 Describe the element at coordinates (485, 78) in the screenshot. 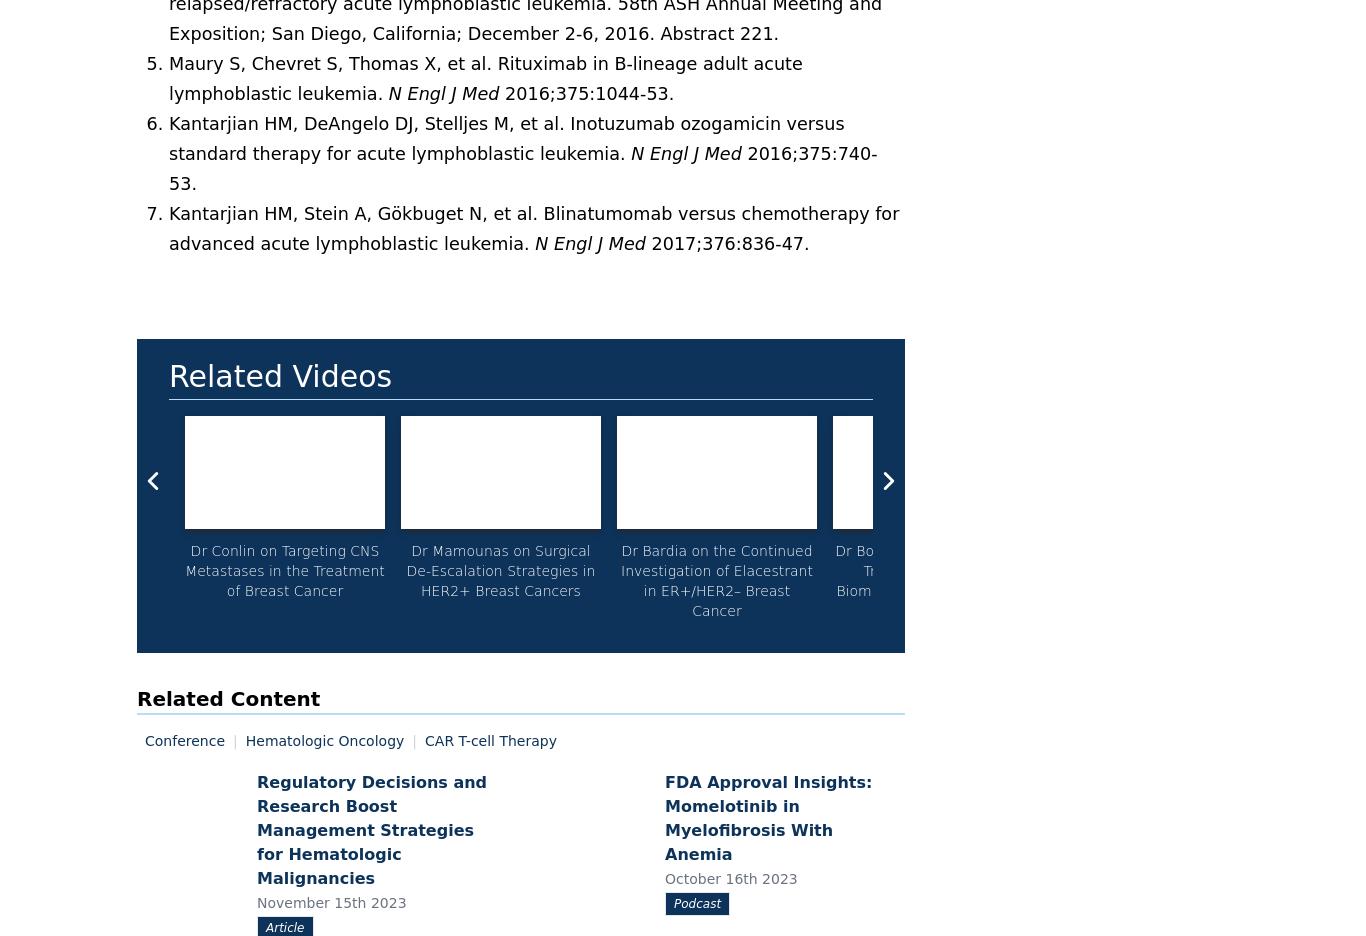

I see `'Maury S, Chevret S, Thomas X, et al. Rituximab in B-lineage adult acute lymphoblastic leukemia.'` at that location.